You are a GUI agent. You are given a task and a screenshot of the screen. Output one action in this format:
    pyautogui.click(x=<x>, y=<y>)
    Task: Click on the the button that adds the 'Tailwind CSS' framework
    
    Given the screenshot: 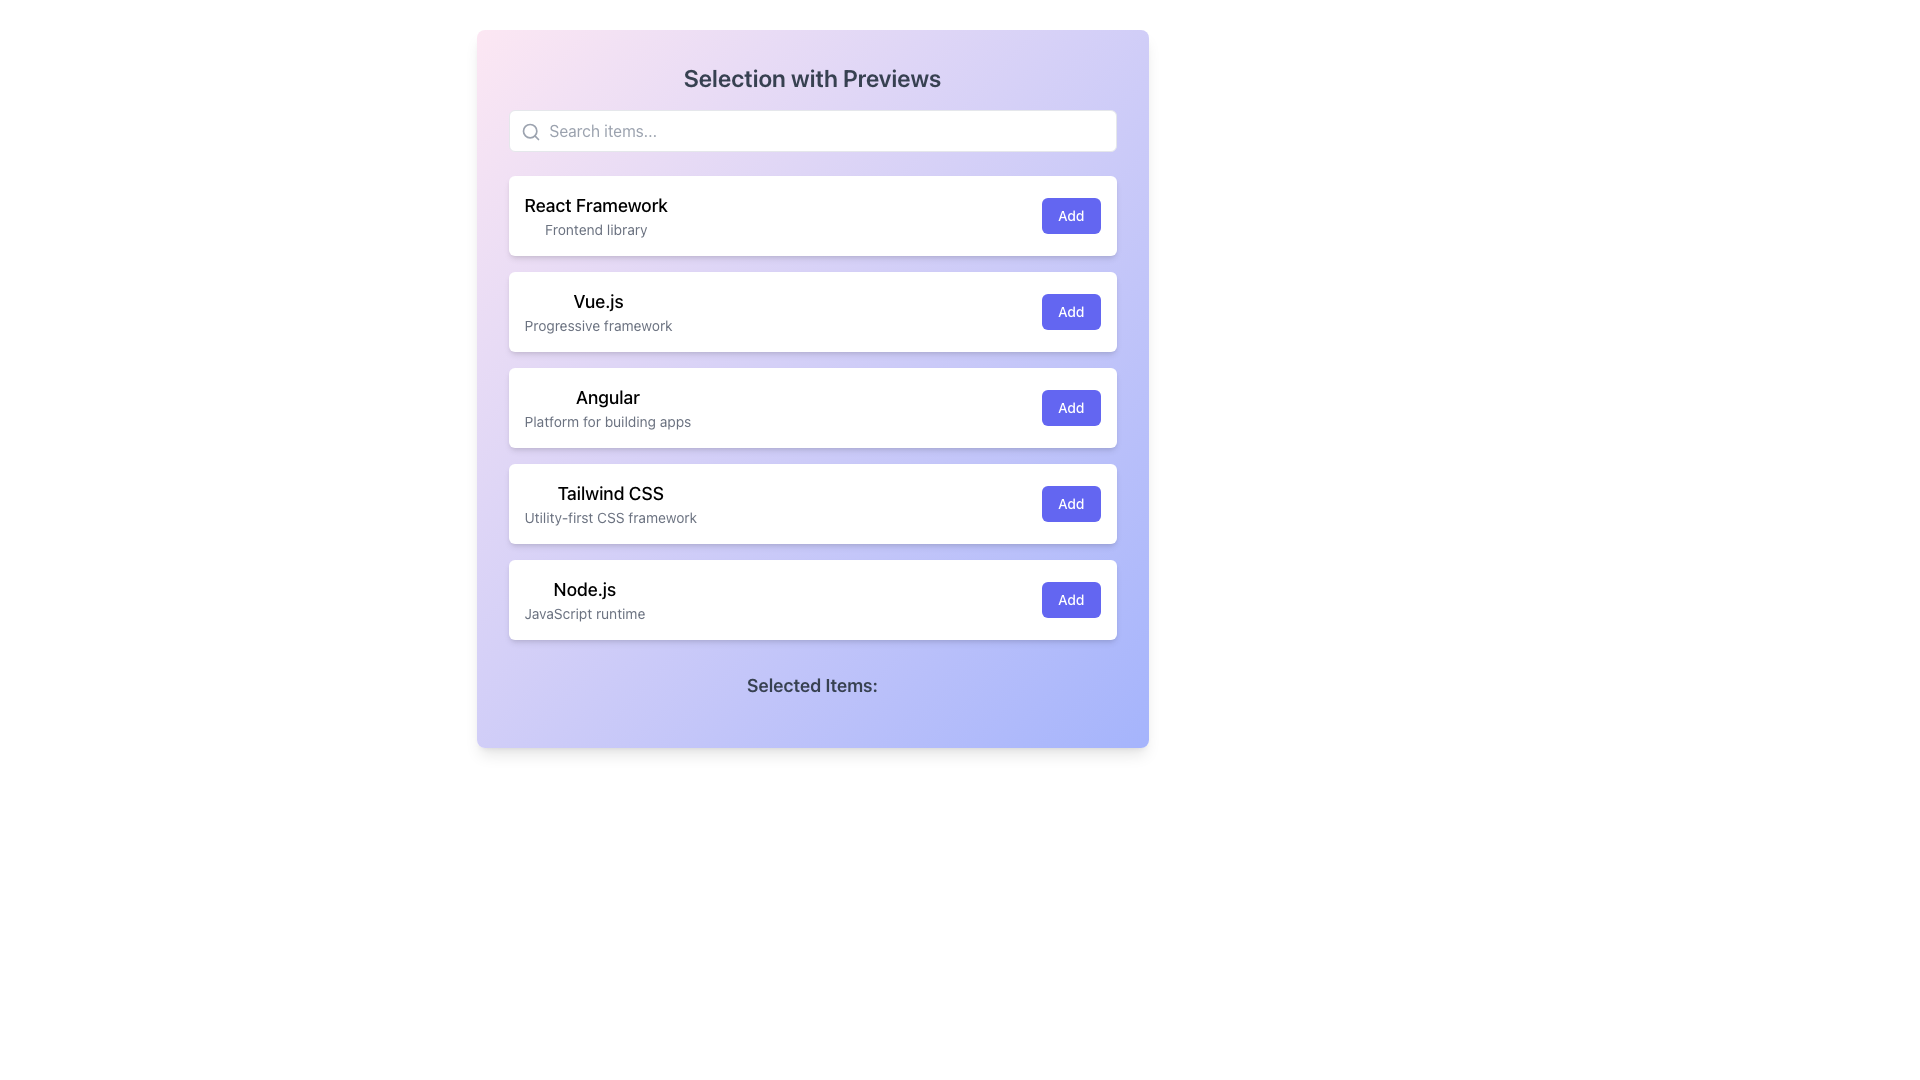 What is the action you would take?
    pyautogui.click(x=1070, y=503)
    